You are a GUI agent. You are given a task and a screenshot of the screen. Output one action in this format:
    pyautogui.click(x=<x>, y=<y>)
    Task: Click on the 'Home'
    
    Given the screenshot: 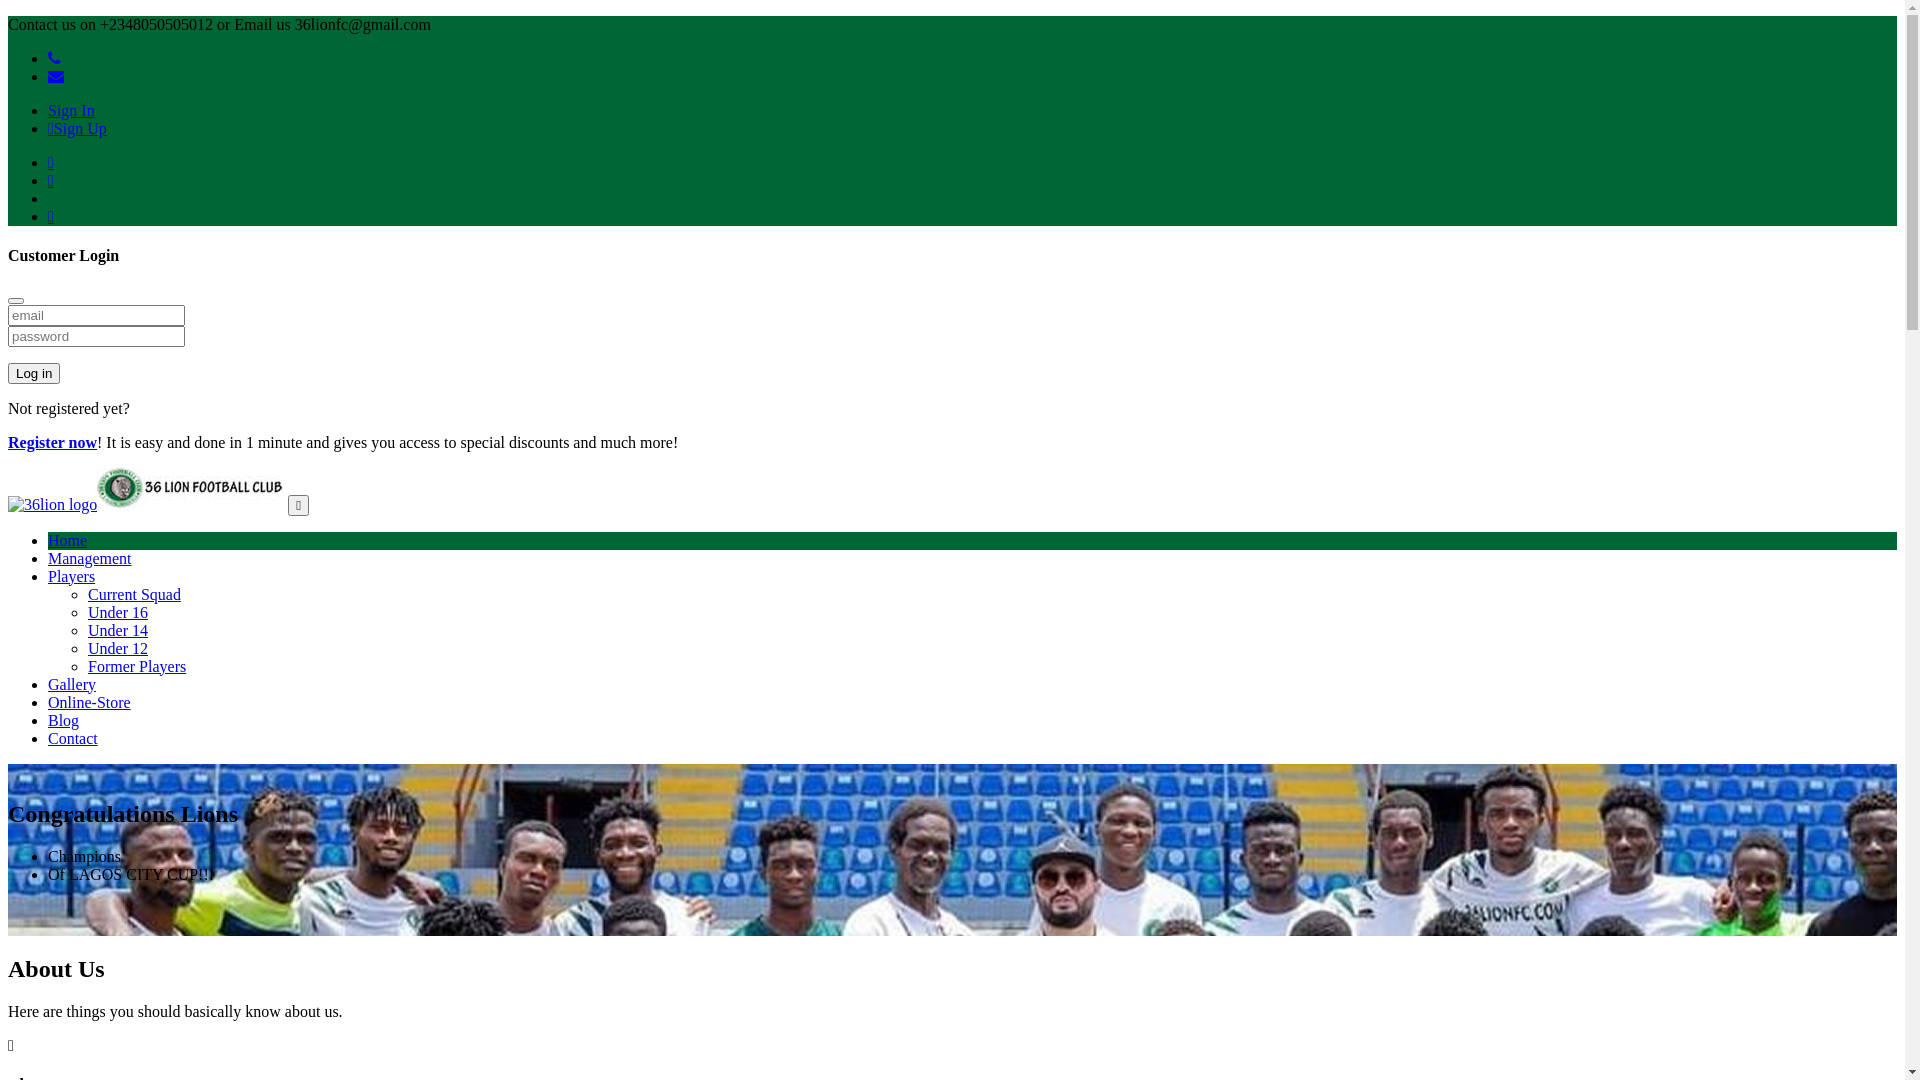 What is the action you would take?
    pyautogui.click(x=67, y=540)
    